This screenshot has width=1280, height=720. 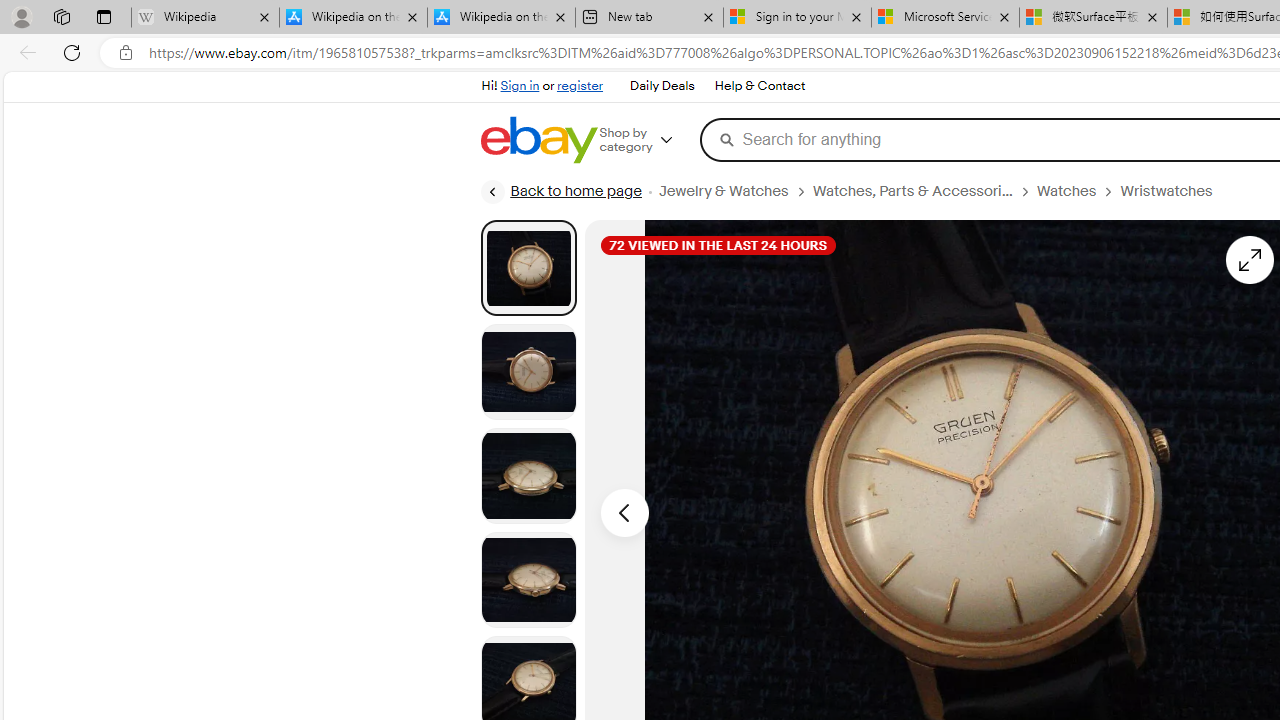 I want to click on 'Watches, Parts & Accessories', so click(x=911, y=191).